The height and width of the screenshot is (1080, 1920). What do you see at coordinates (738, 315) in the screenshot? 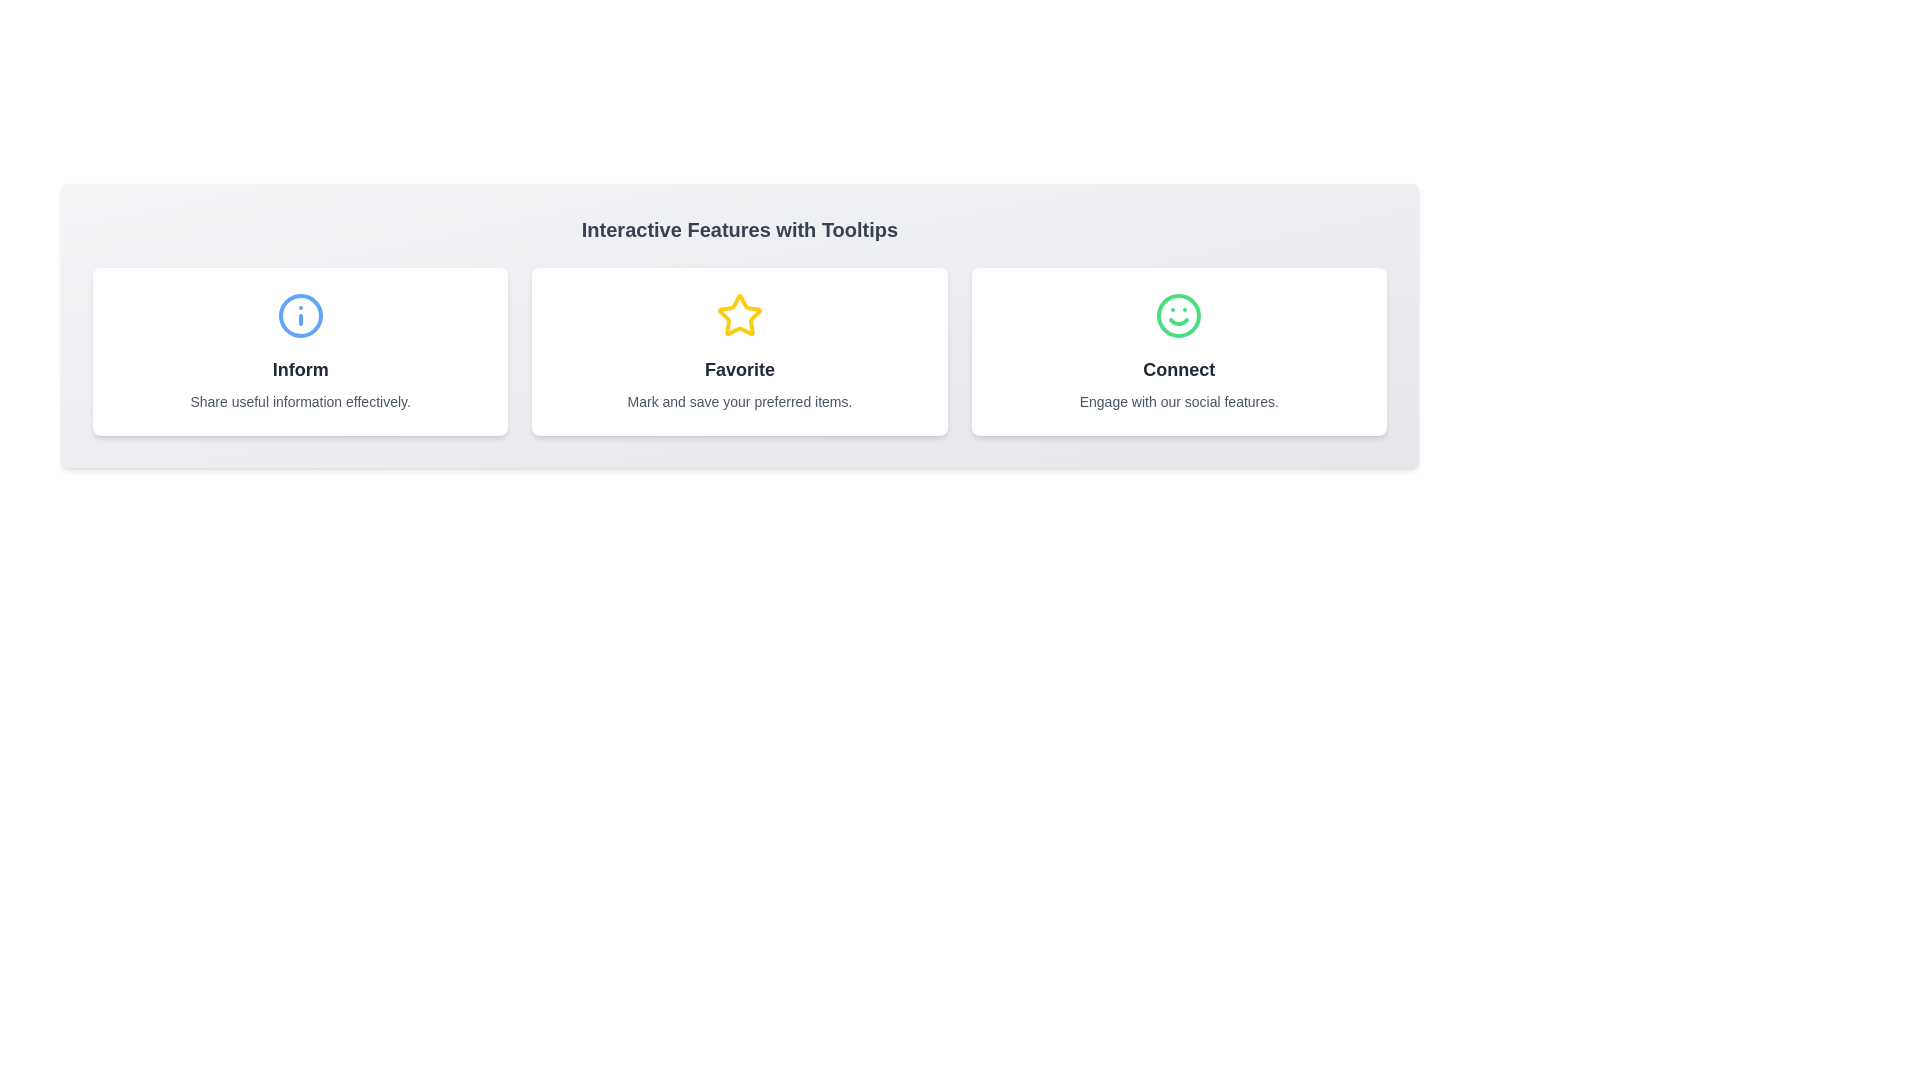
I see `the yellow star icon outlined in black, located in the middle column of the 'Favorite' card, positioned above the 'Favorite' text` at bounding box center [738, 315].